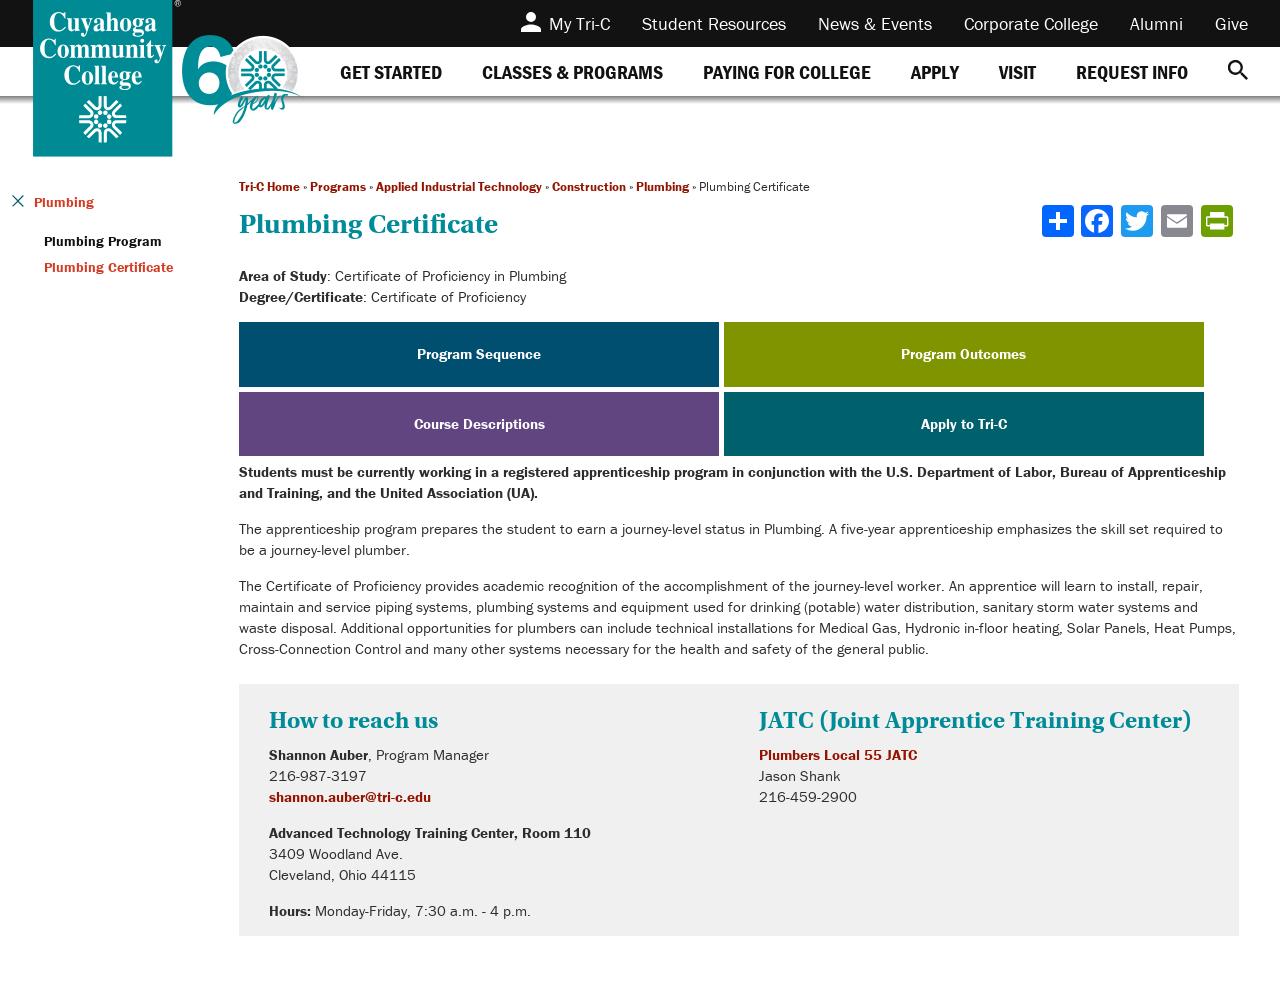 This screenshot has height=1000, width=1280. What do you see at coordinates (418, 910) in the screenshot?
I see `'Monday-Friday, 7:30 a.m. - 4 p.m.'` at bounding box center [418, 910].